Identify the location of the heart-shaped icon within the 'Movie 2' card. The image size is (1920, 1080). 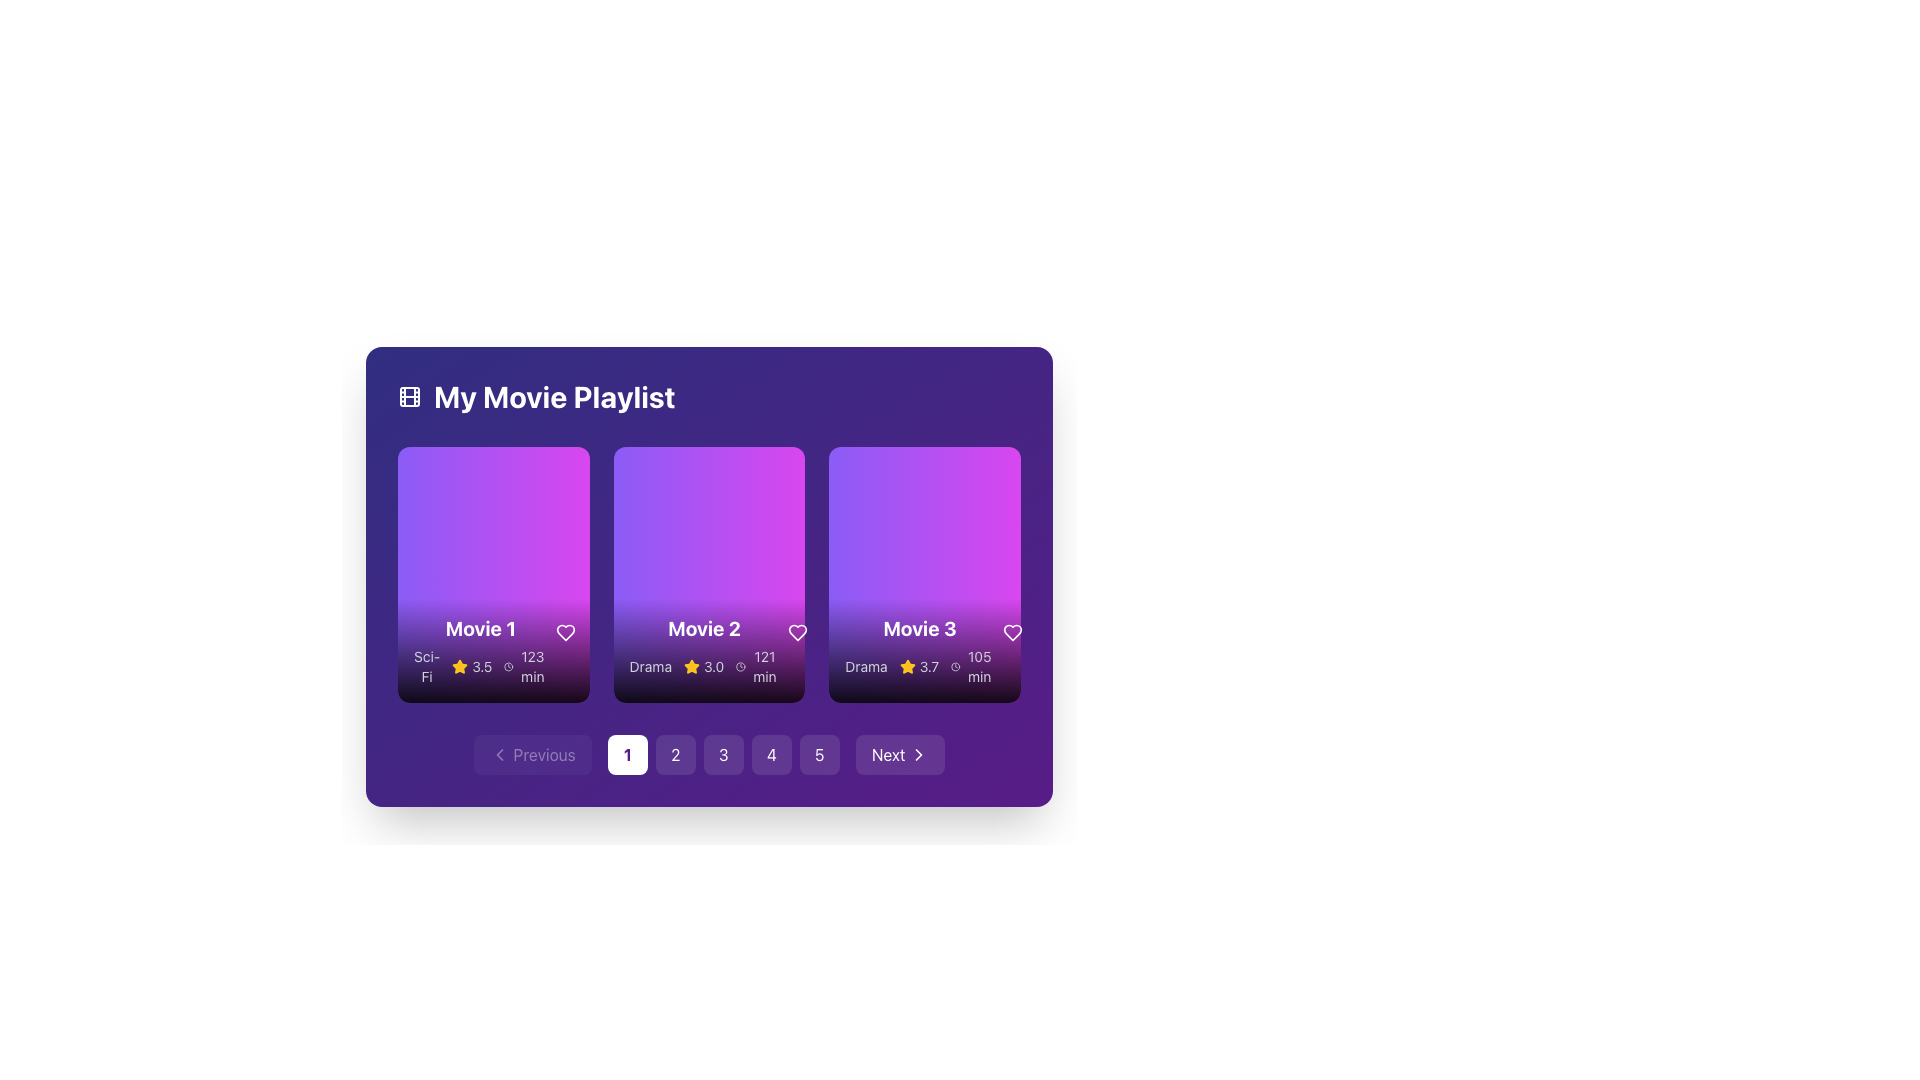
(796, 632).